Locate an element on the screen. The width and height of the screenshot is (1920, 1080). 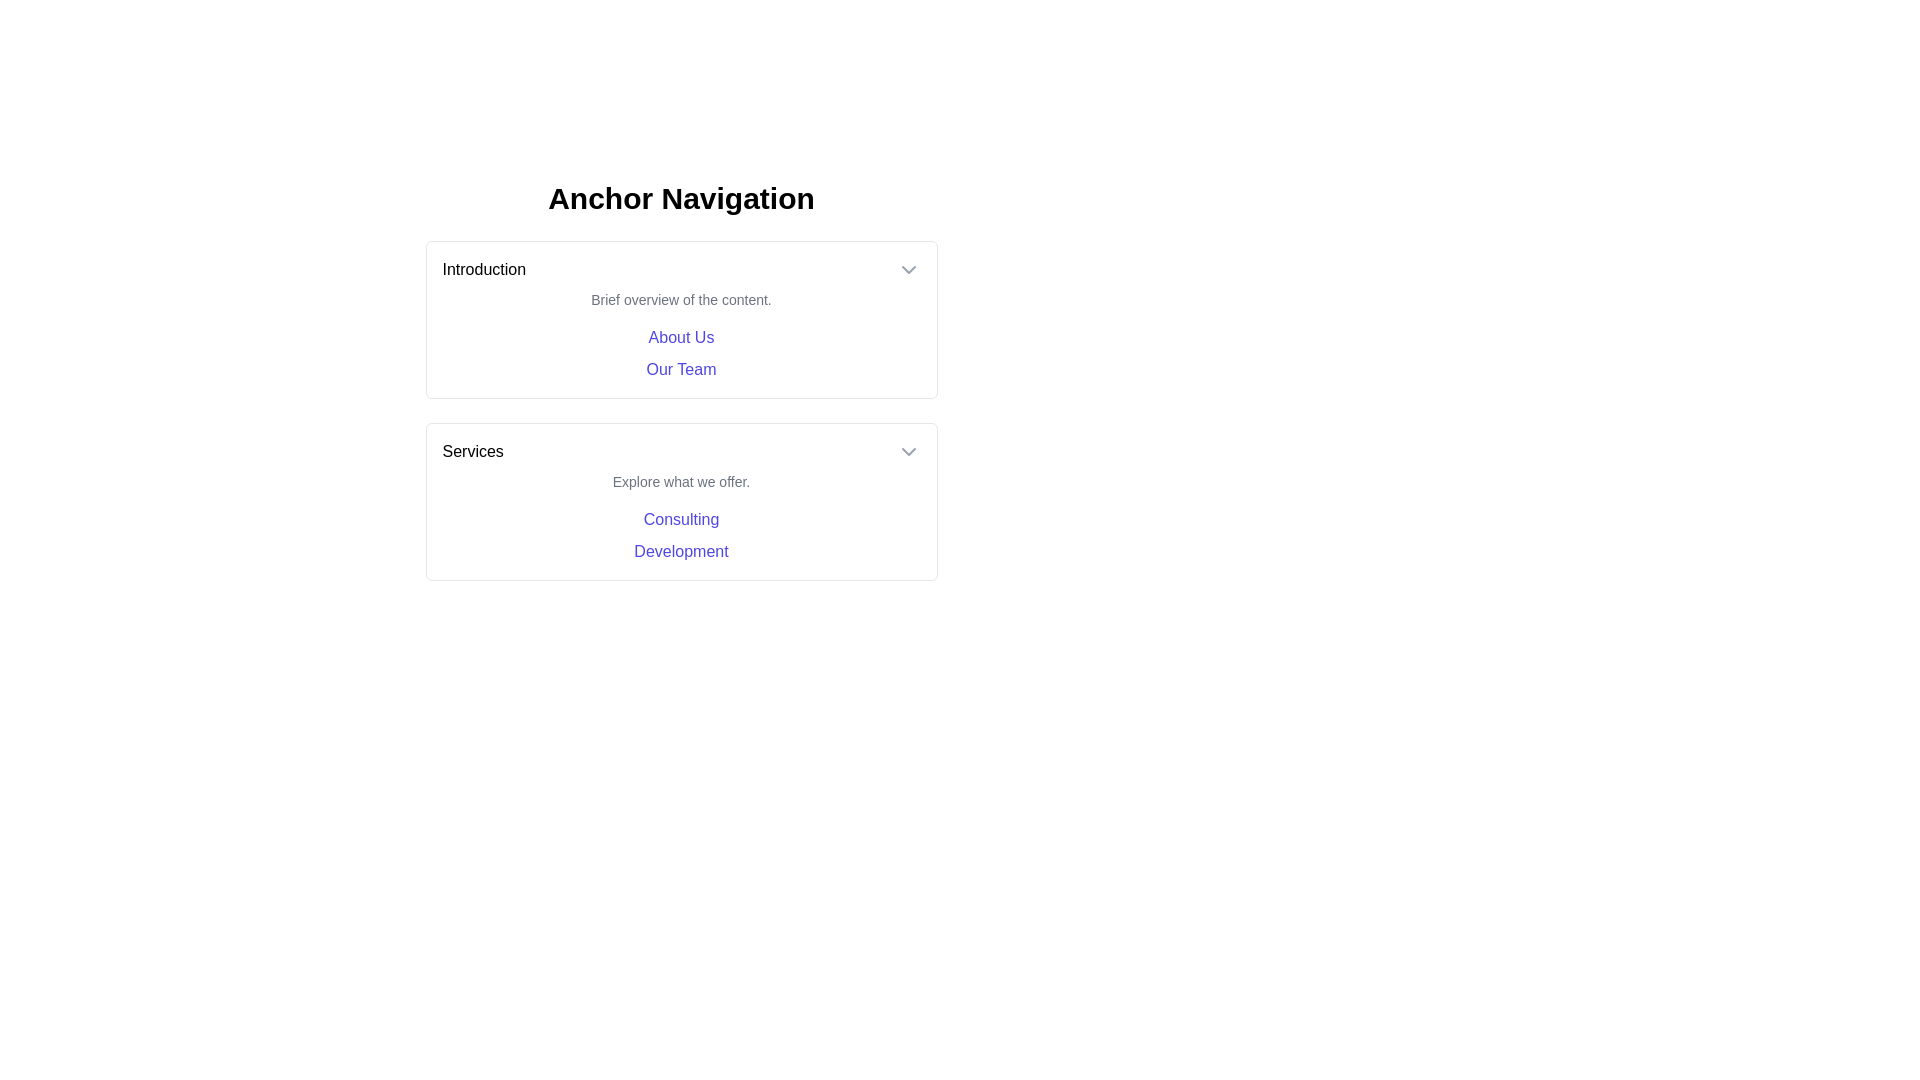
the 'About Us' hyperlink, which is styled in indigo color and shows an underline on hover, located in the 'Introduction' section between 'Brief overview' and 'Our Team' is located at coordinates (681, 336).